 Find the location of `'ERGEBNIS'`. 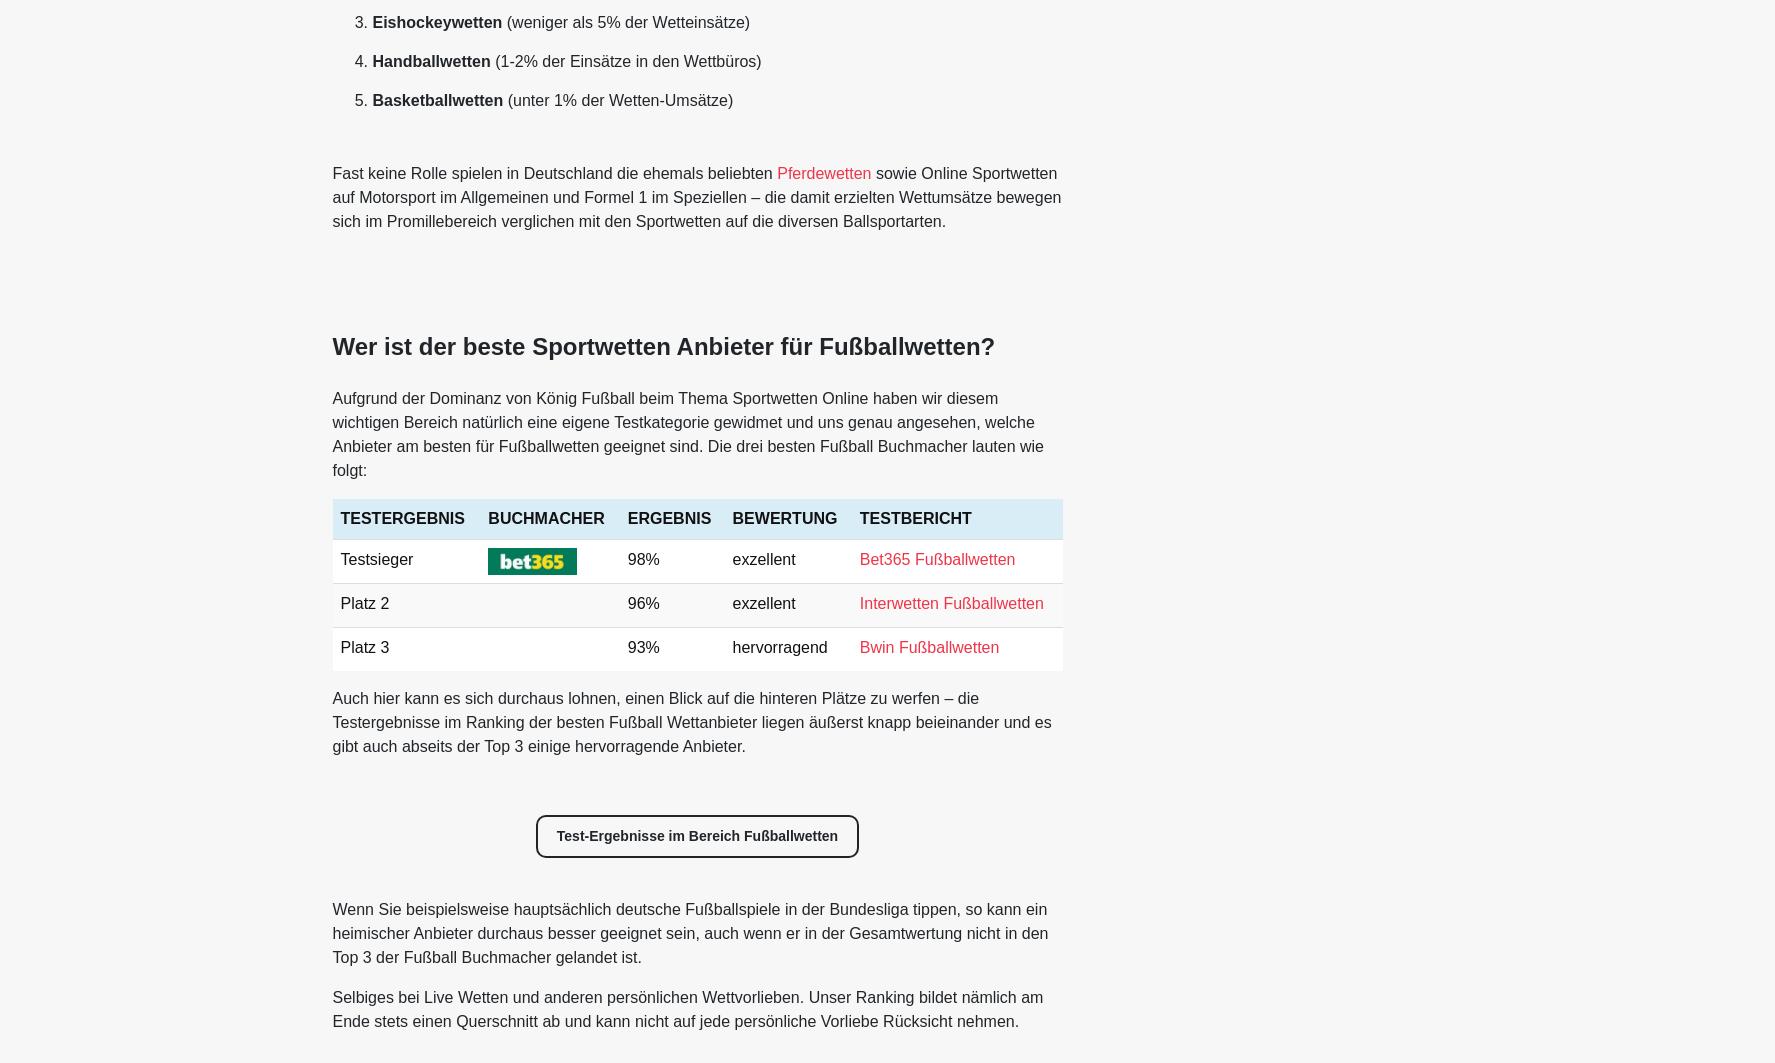

'ERGEBNIS' is located at coordinates (667, 518).